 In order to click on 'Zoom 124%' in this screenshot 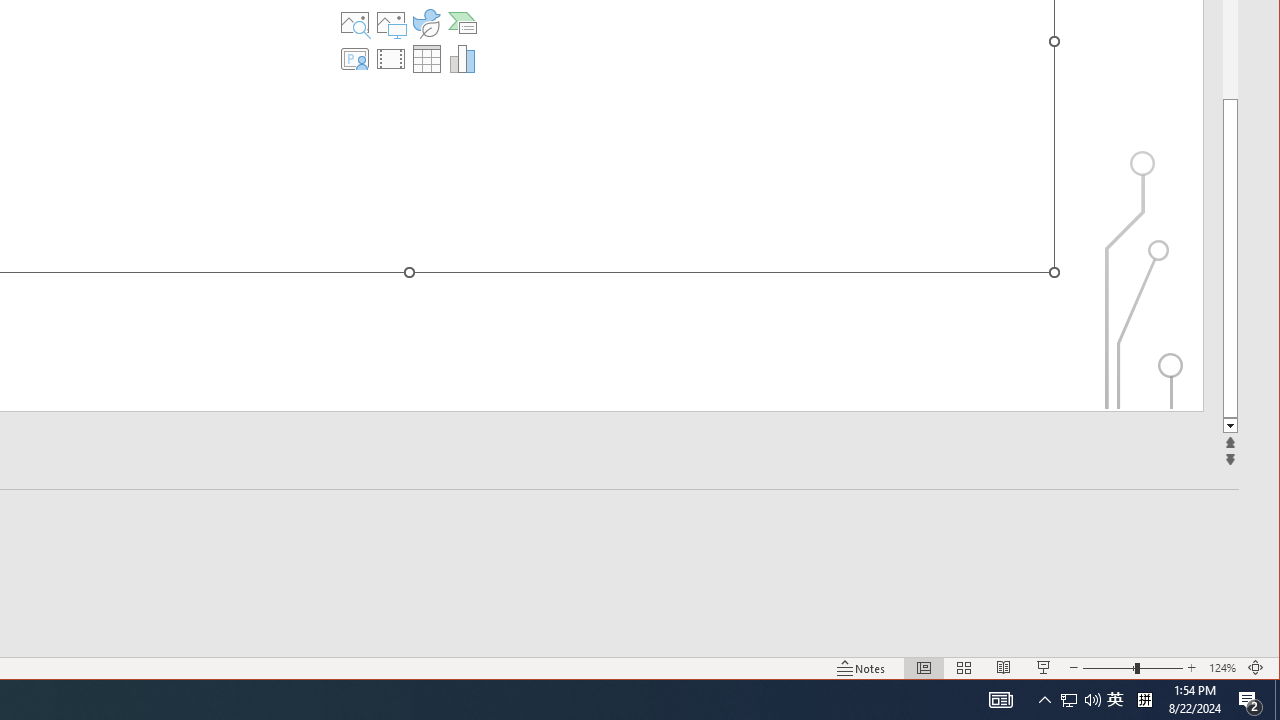, I will do `click(1221, 668)`.